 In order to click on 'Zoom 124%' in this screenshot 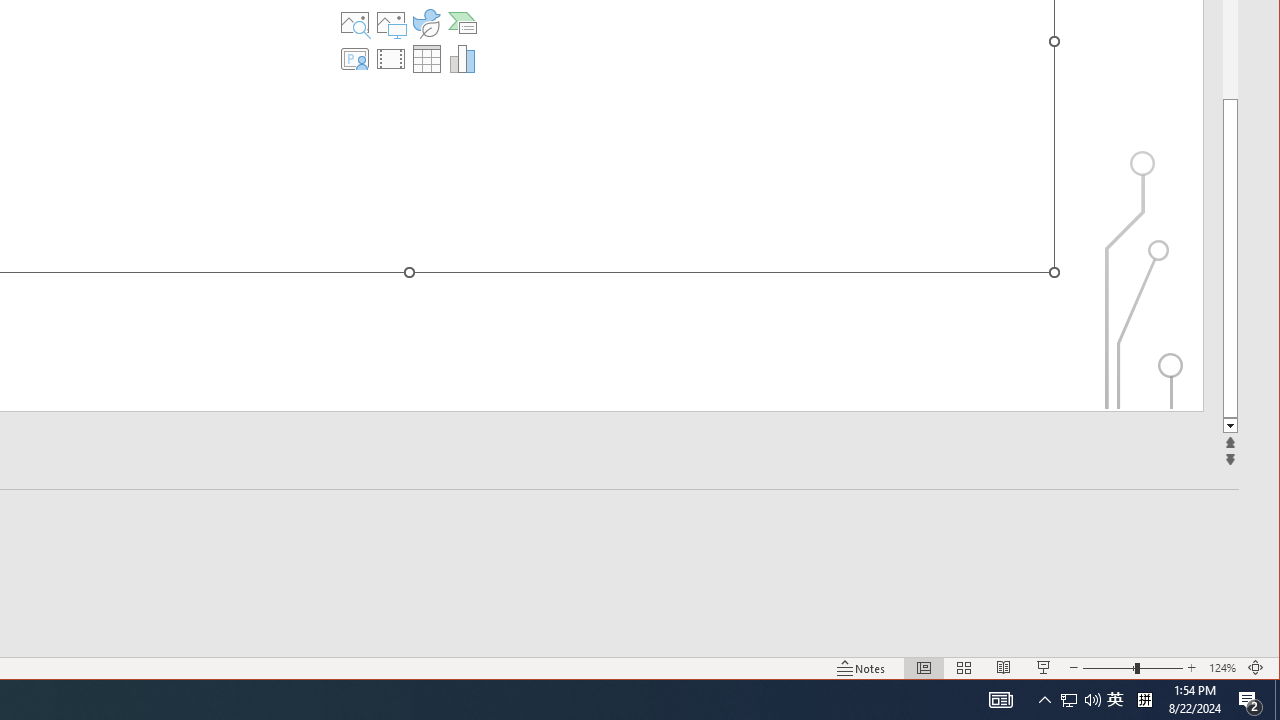, I will do `click(1221, 668)`.